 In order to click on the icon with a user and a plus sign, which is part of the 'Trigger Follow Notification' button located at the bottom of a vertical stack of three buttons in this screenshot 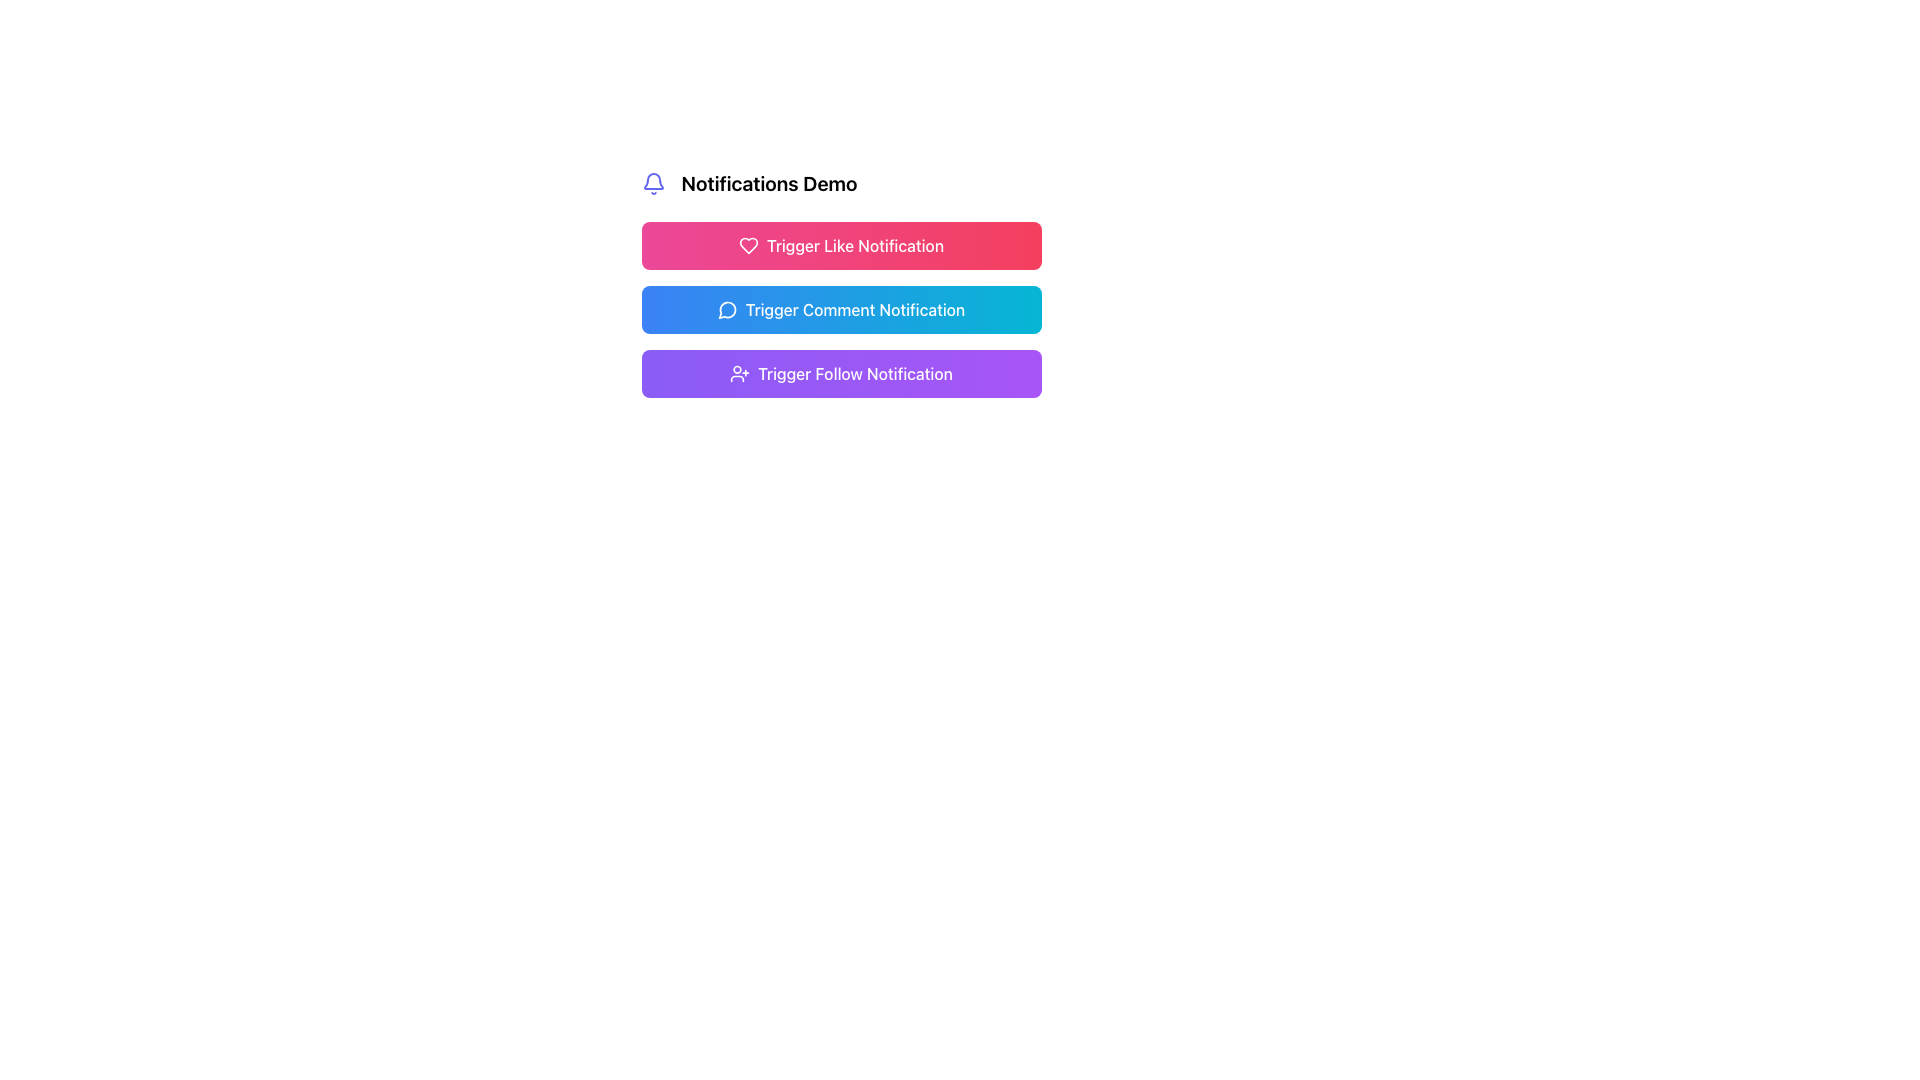, I will do `click(739, 374)`.